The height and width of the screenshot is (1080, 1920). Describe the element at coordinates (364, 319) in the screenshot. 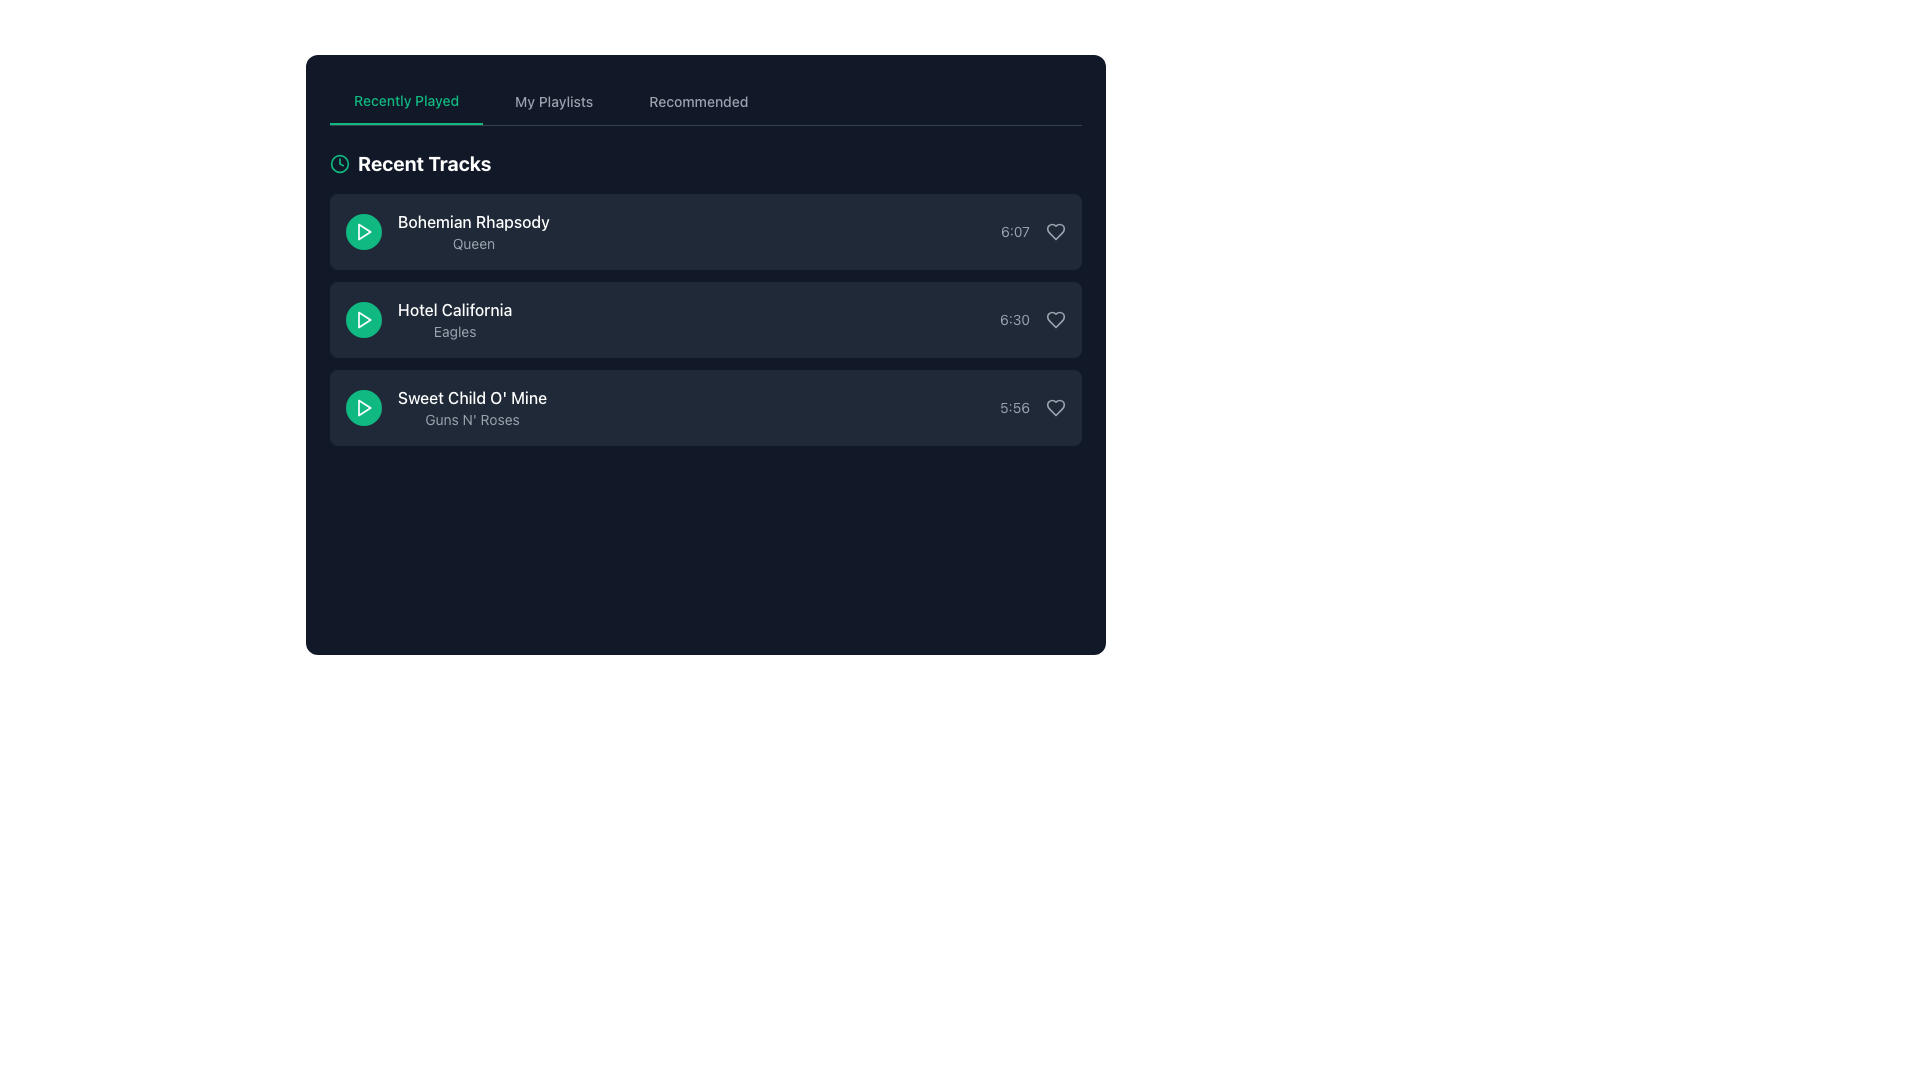

I see `the green circular play button located to the left of the 'Hotel California' track in the vertical list` at that location.